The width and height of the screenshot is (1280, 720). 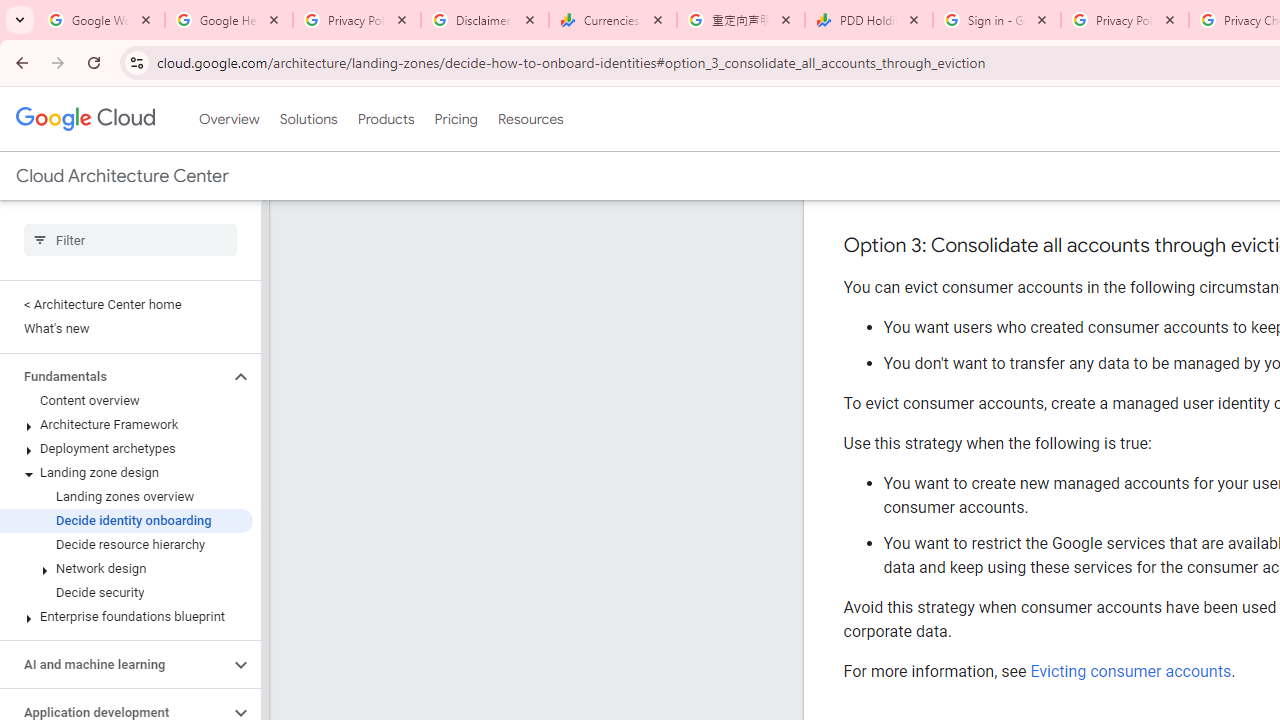 What do you see at coordinates (113, 376) in the screenshot?
I see `'Fundamentals'` at bounding box center [113, 376].